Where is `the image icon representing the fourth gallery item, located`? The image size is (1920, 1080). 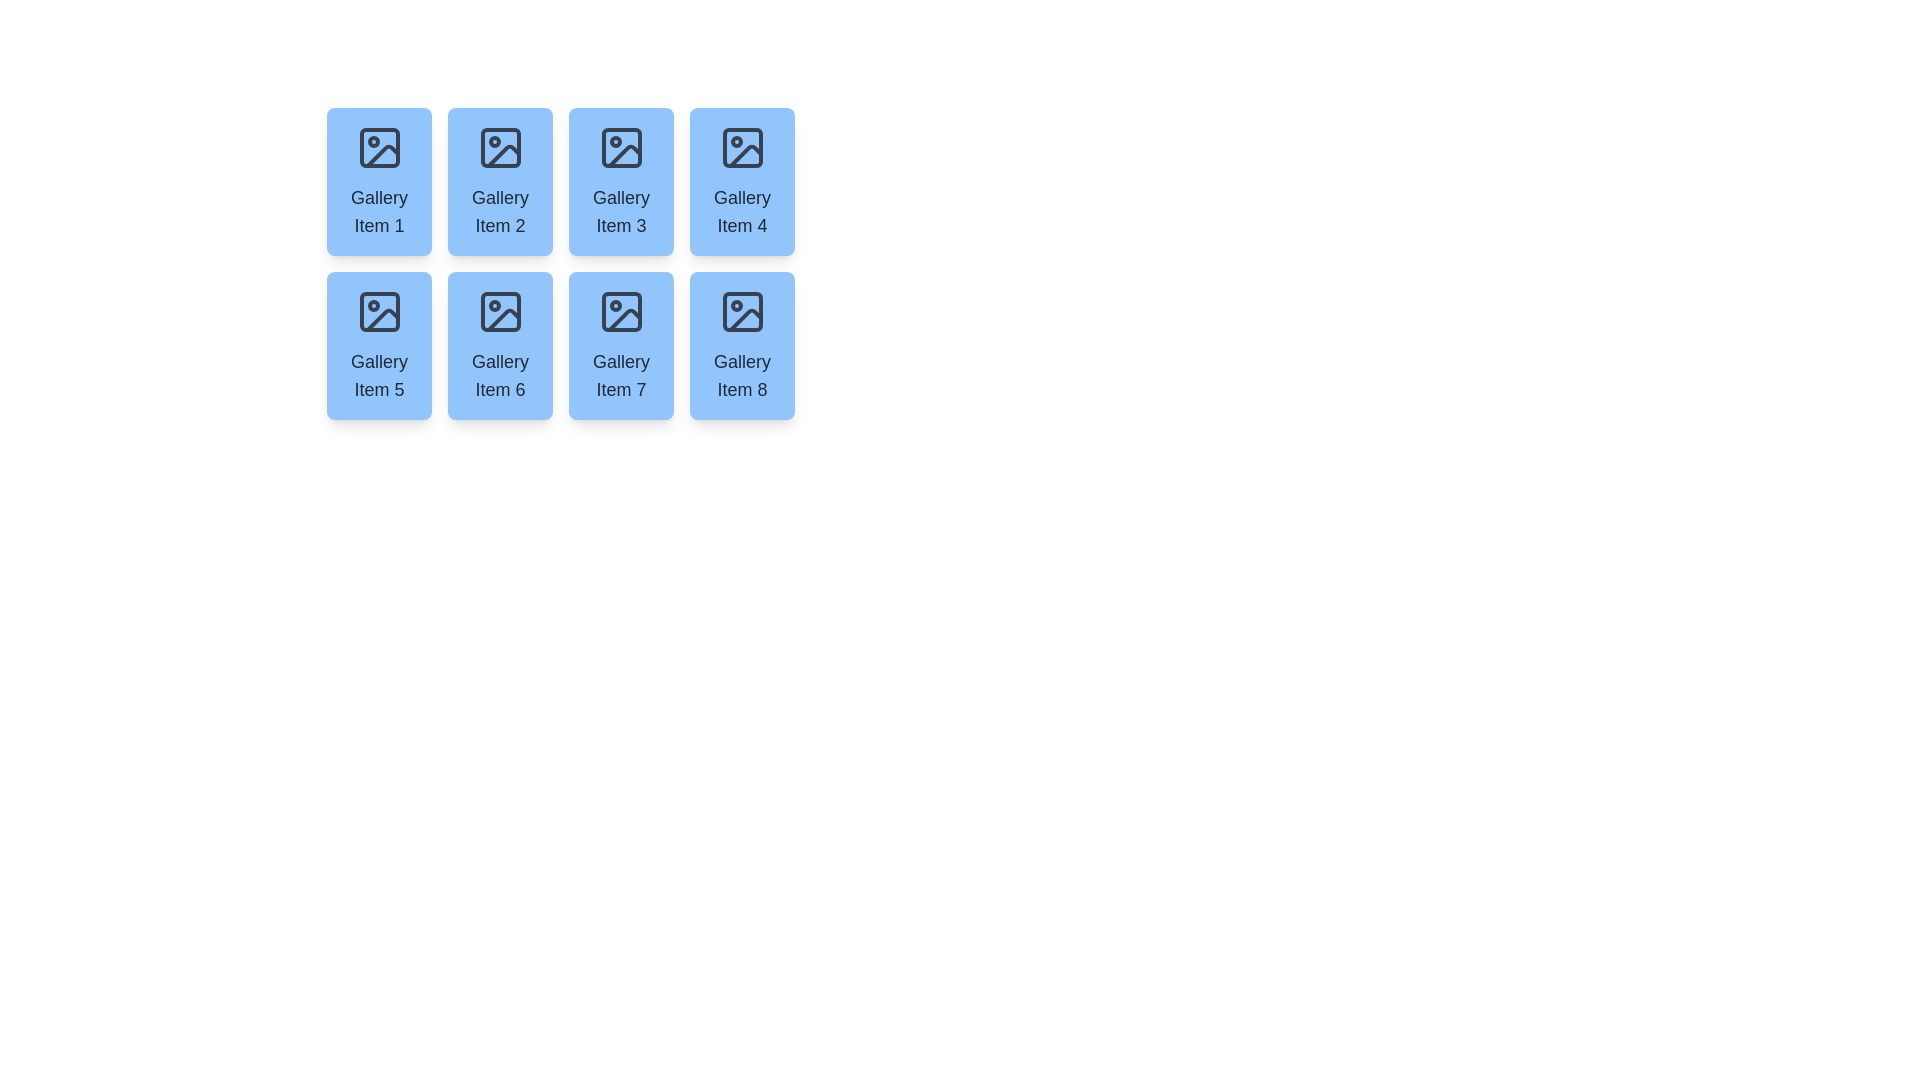
the image icon representing the fourth gallery item, located is located at coordinates (741, 146).